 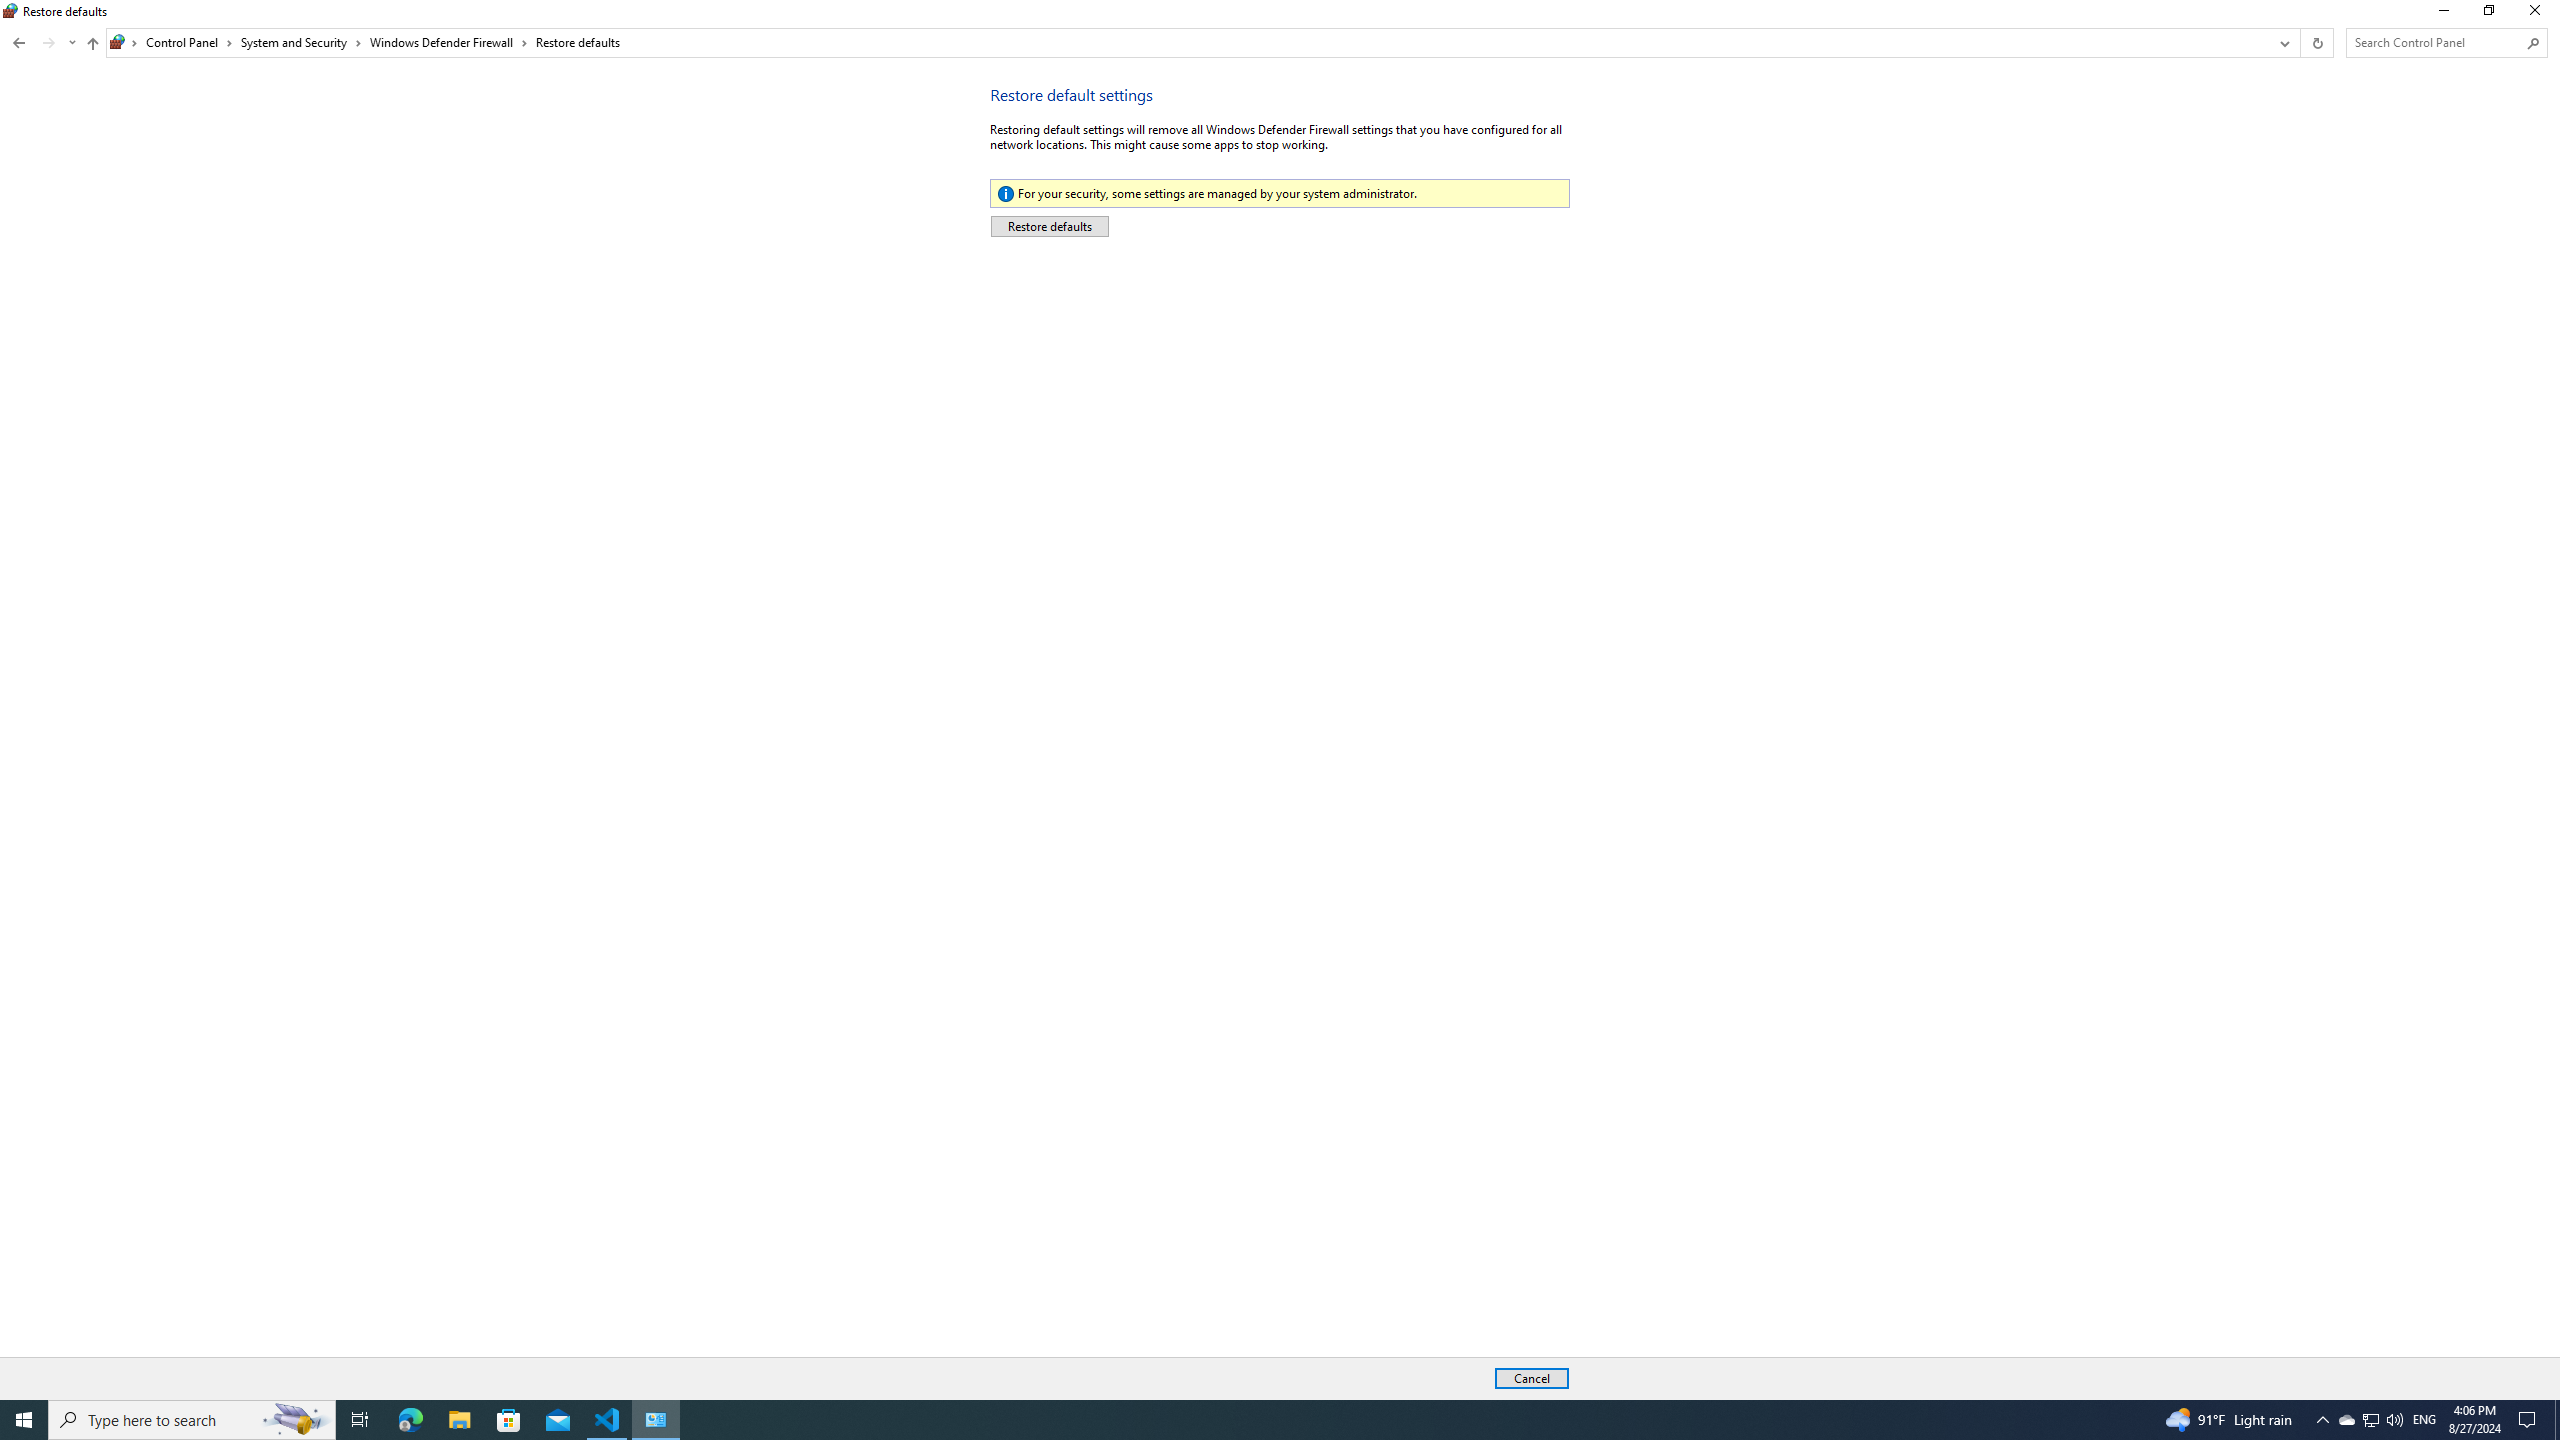 What do you see at coordinates (2393, 1418) in the screenshot?
I see `'Q2790: 100%'` at bounding box center [2393, 1418].